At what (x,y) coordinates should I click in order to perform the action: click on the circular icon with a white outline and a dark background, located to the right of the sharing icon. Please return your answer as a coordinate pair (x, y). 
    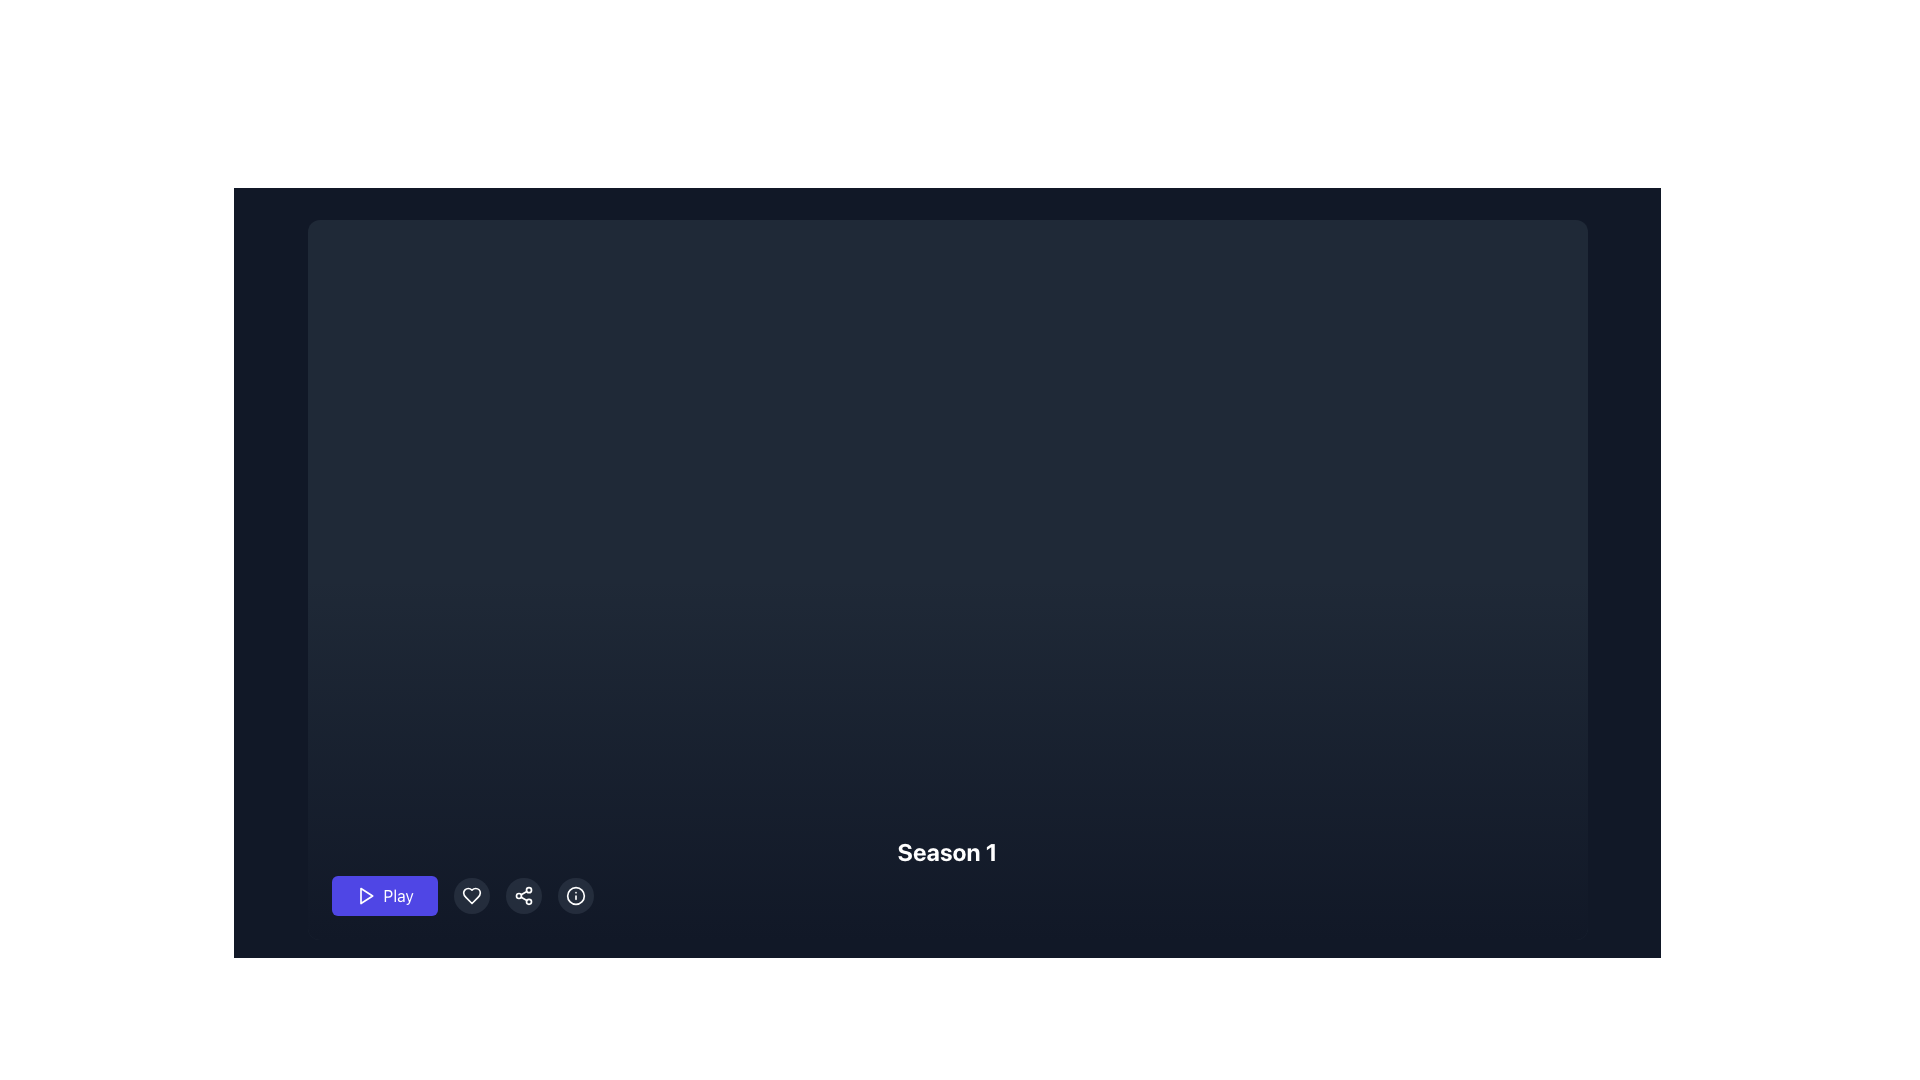
    Looking at the image, I should click on (574, 894).